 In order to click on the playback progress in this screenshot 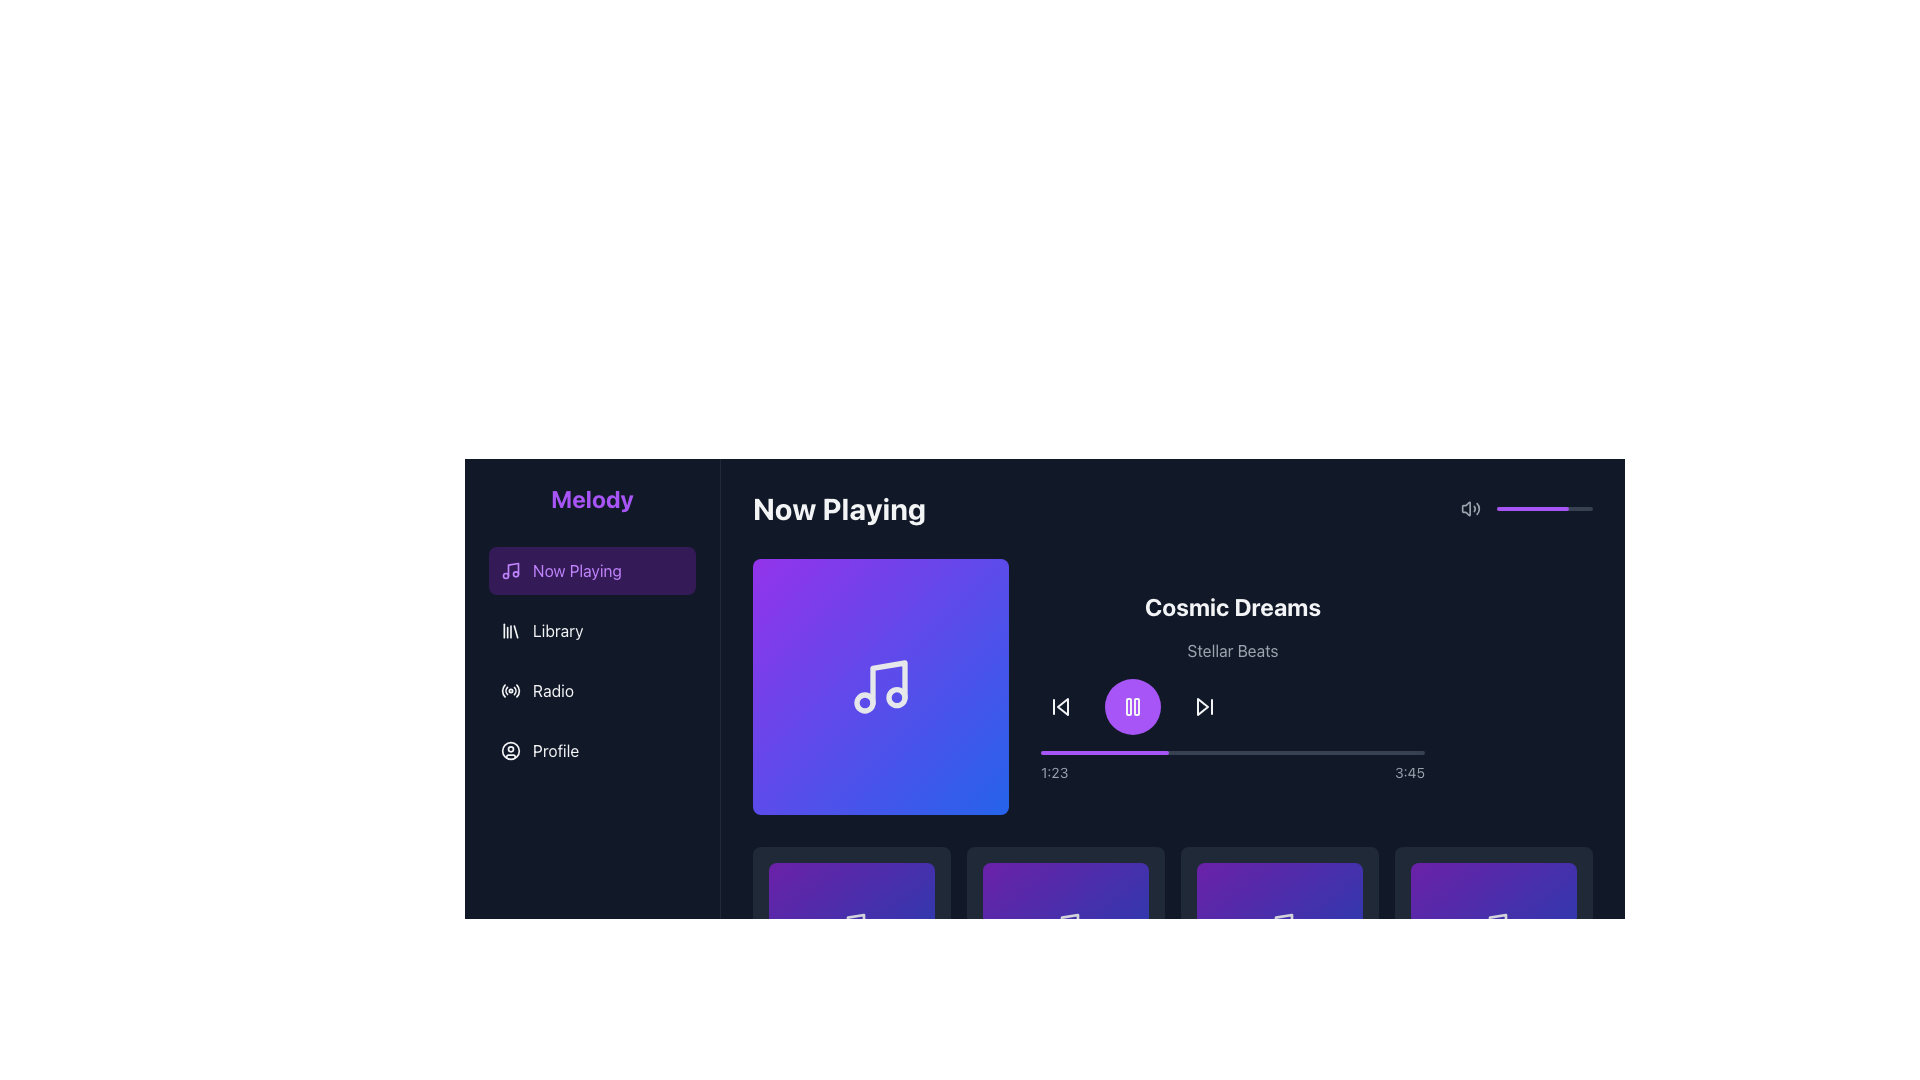, I will do `click(1101, 752)`.